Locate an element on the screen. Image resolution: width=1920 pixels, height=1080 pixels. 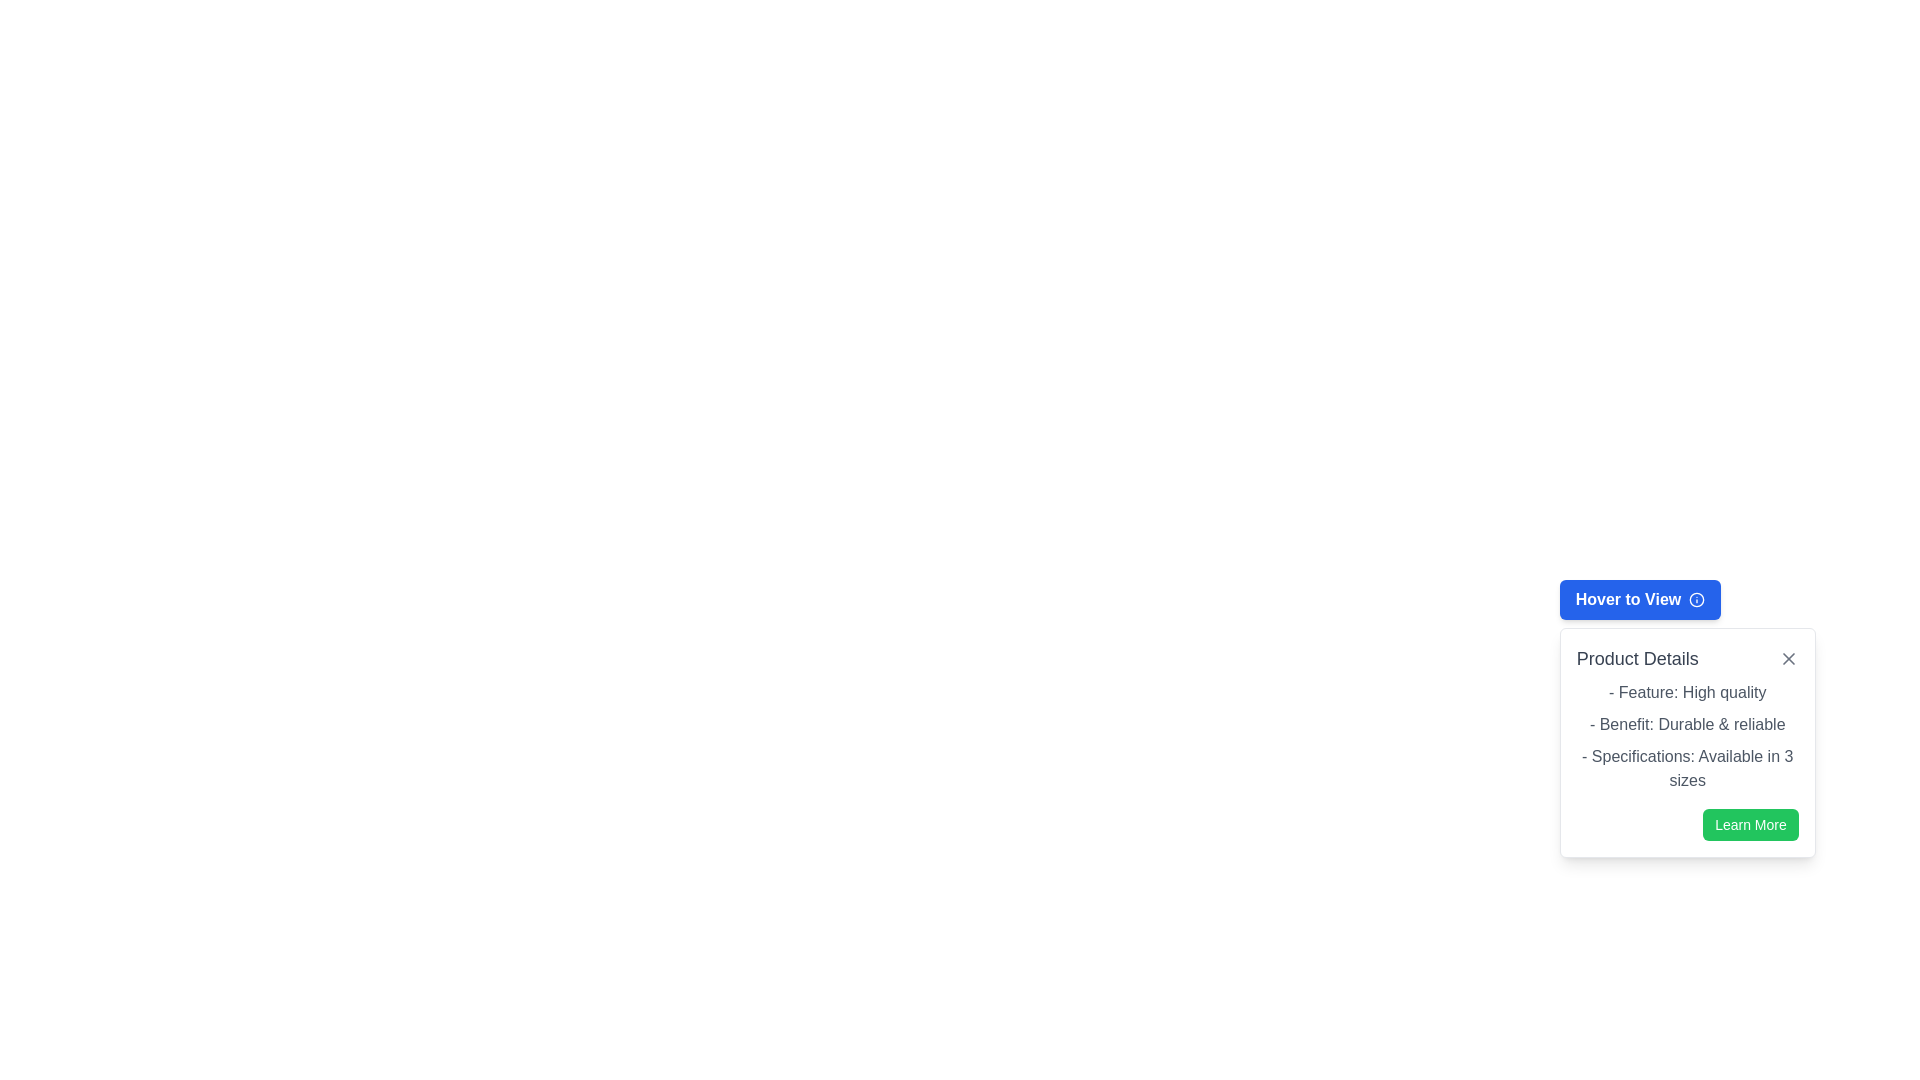
the text element displaying '- Benefit: Durable & reliable', which is the second entry in the 'Product Details' section is located at coordinates (1686, 725).